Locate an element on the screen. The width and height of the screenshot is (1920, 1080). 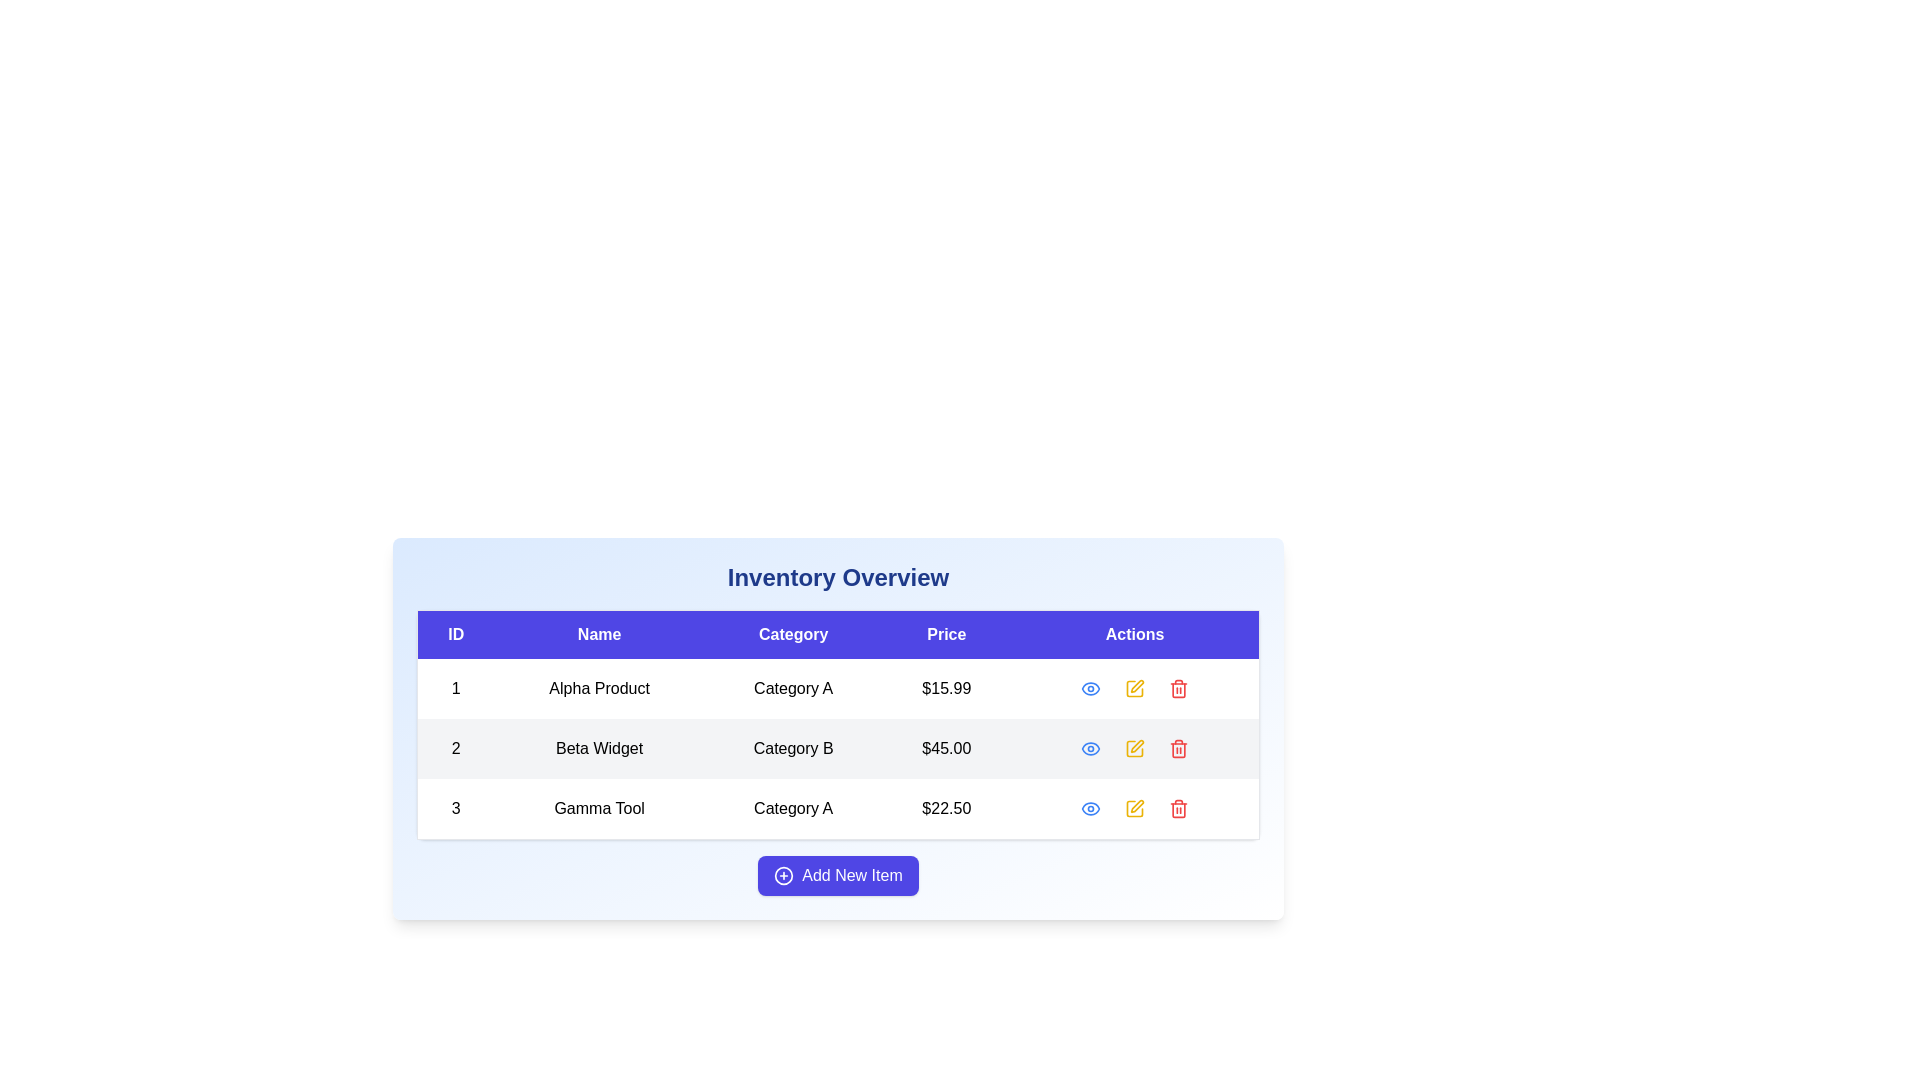
the red trash can icon button located in the 'Actions' column of the second row is located at coordinates (1179, 688).